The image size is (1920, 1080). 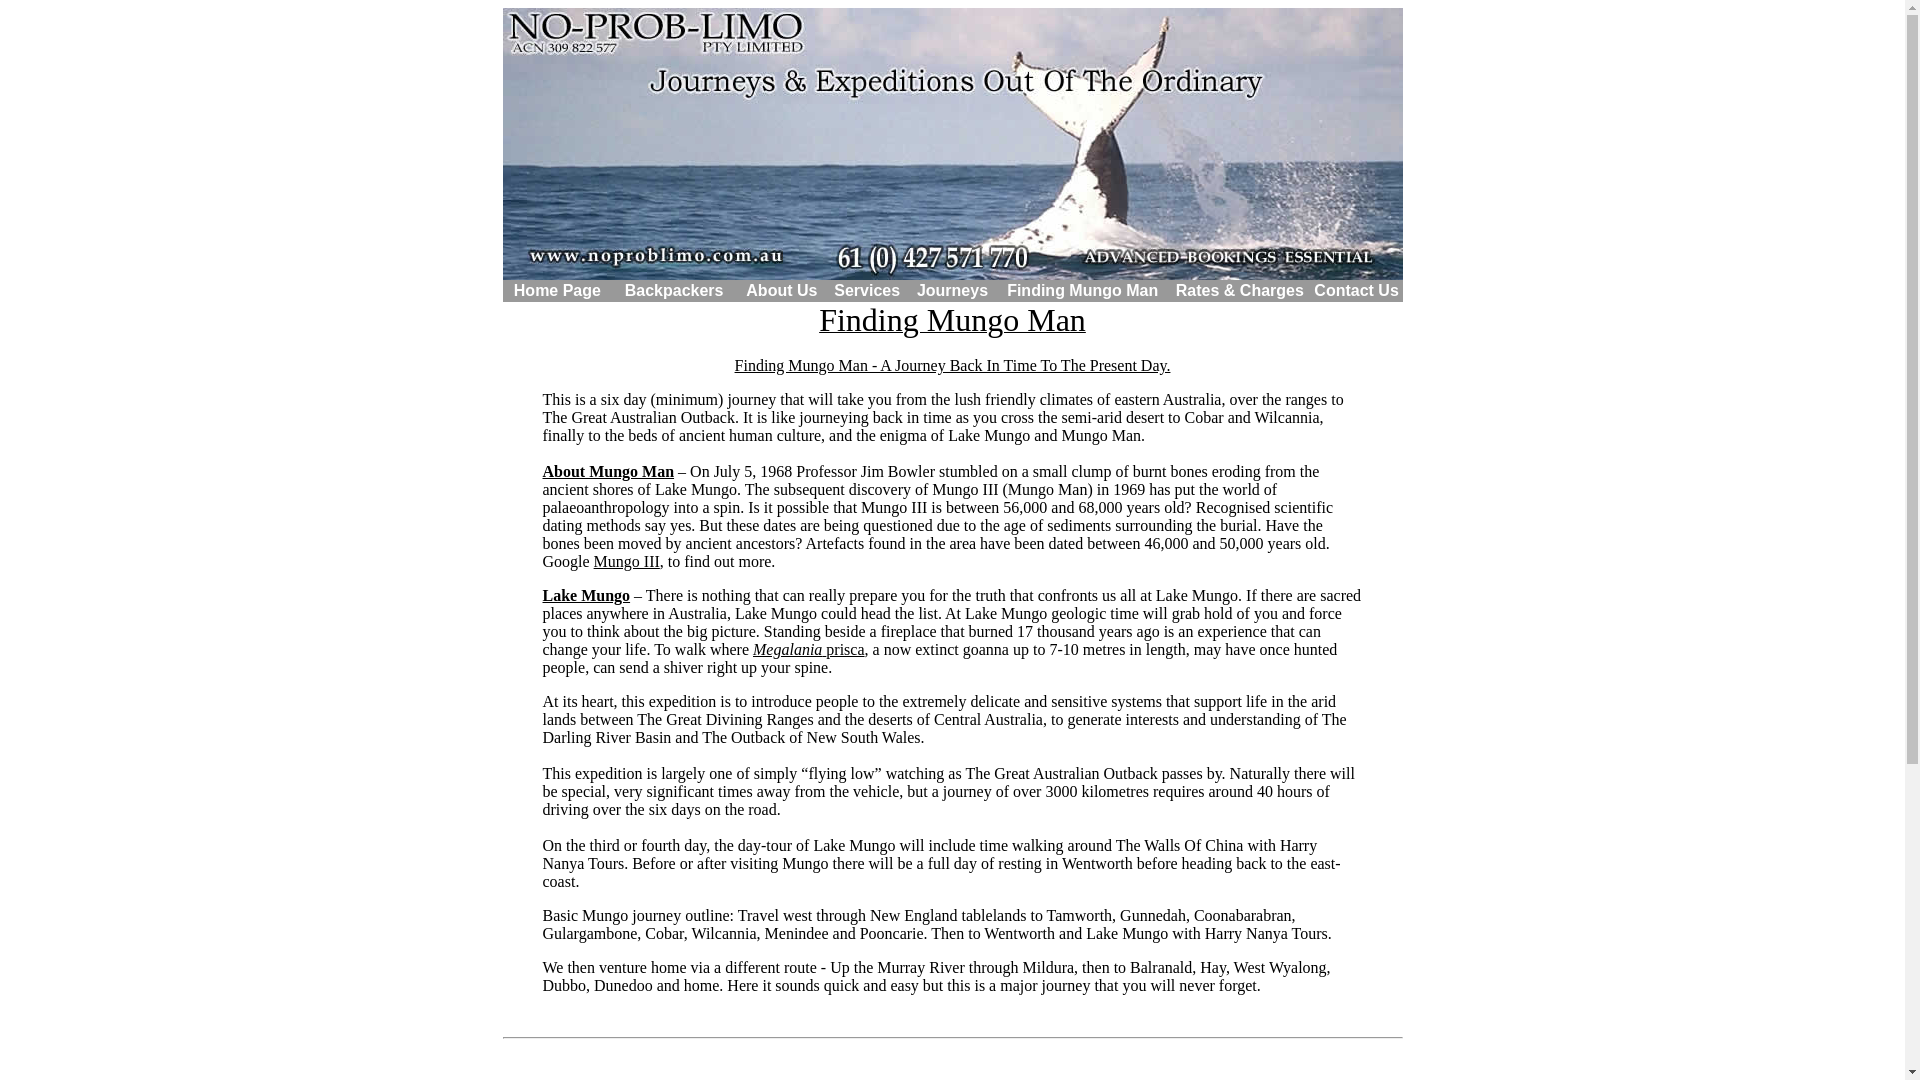 I want to click on 'Home Page', so click(x=513, y=290).